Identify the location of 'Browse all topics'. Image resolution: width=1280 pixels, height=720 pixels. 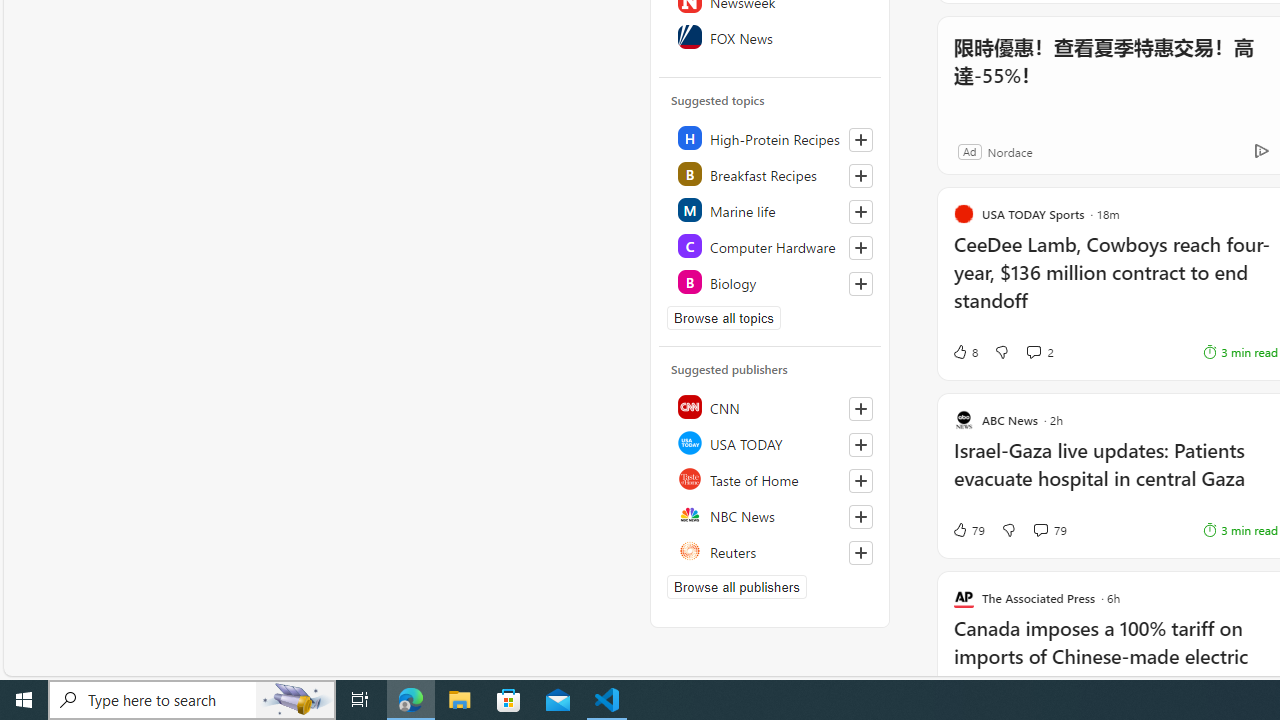
(723, 316).